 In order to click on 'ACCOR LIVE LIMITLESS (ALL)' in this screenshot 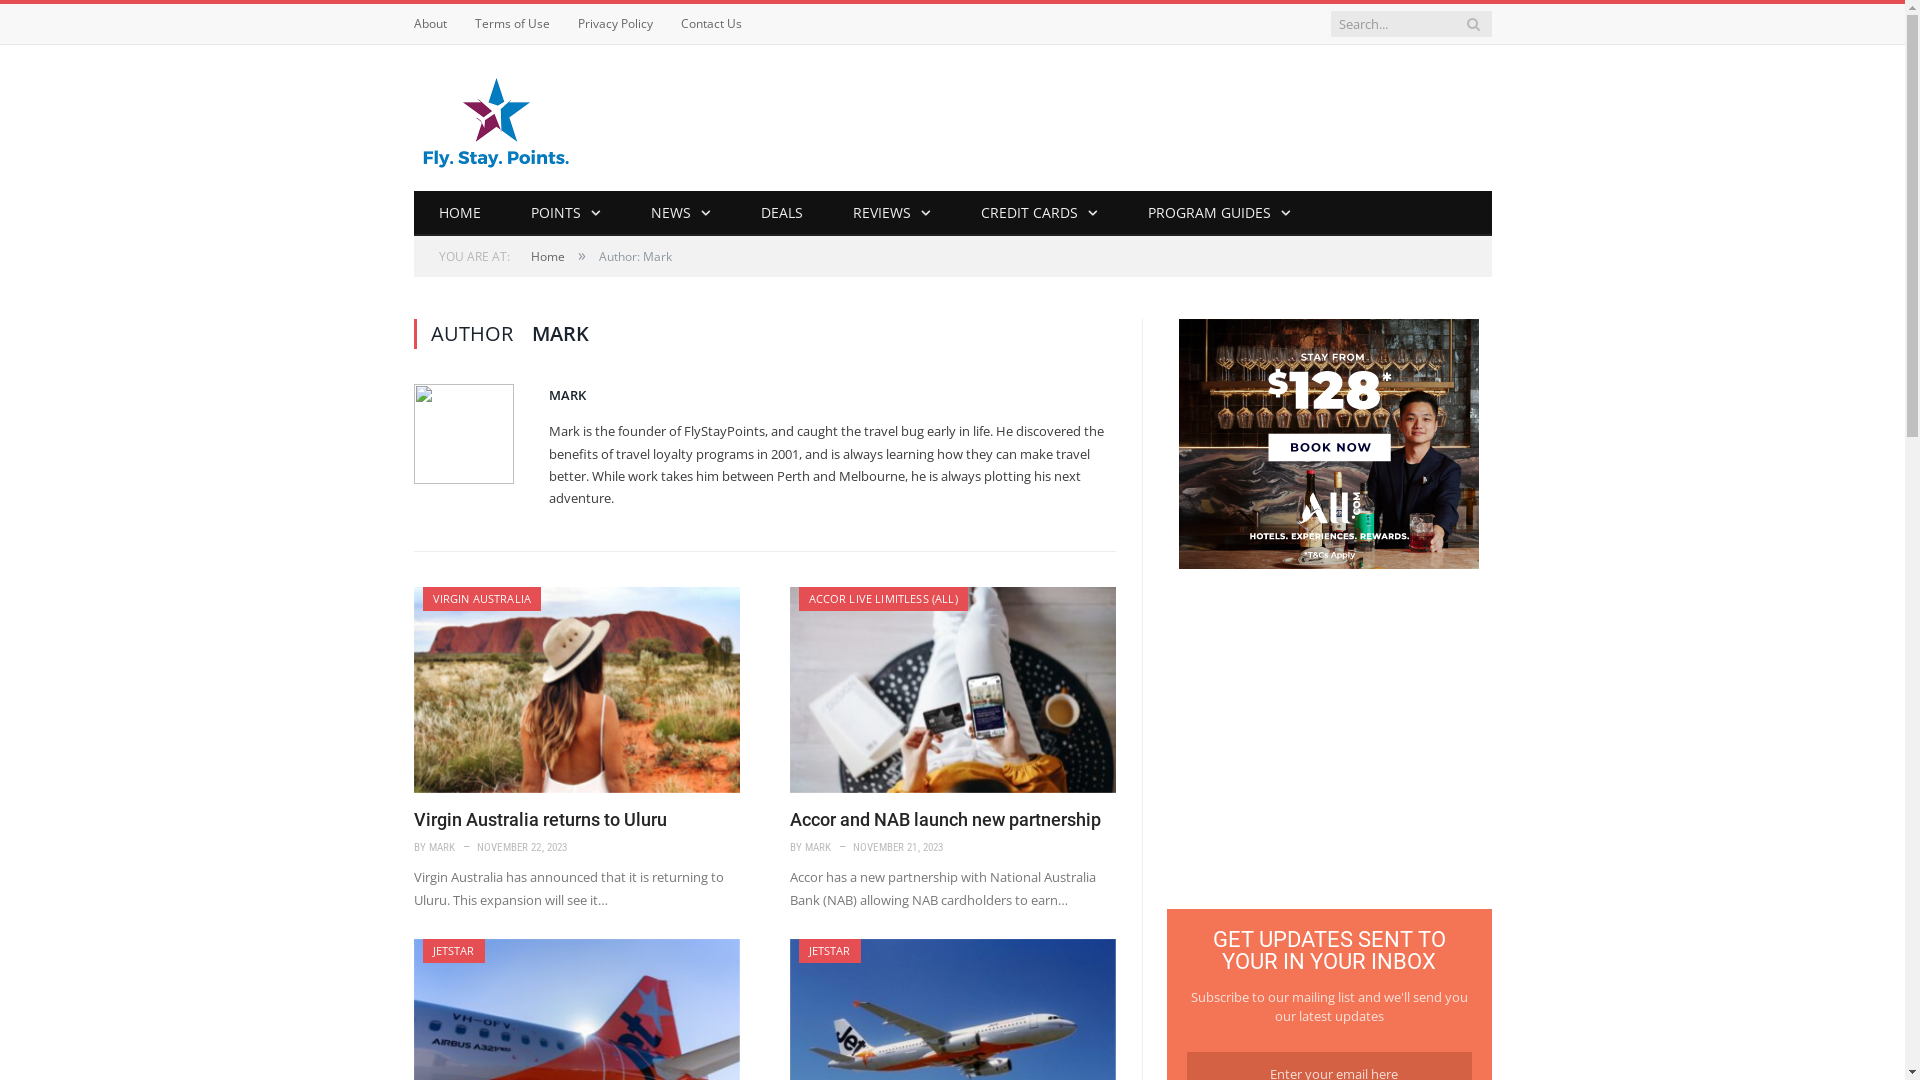, I will do `click(881, 597)`.